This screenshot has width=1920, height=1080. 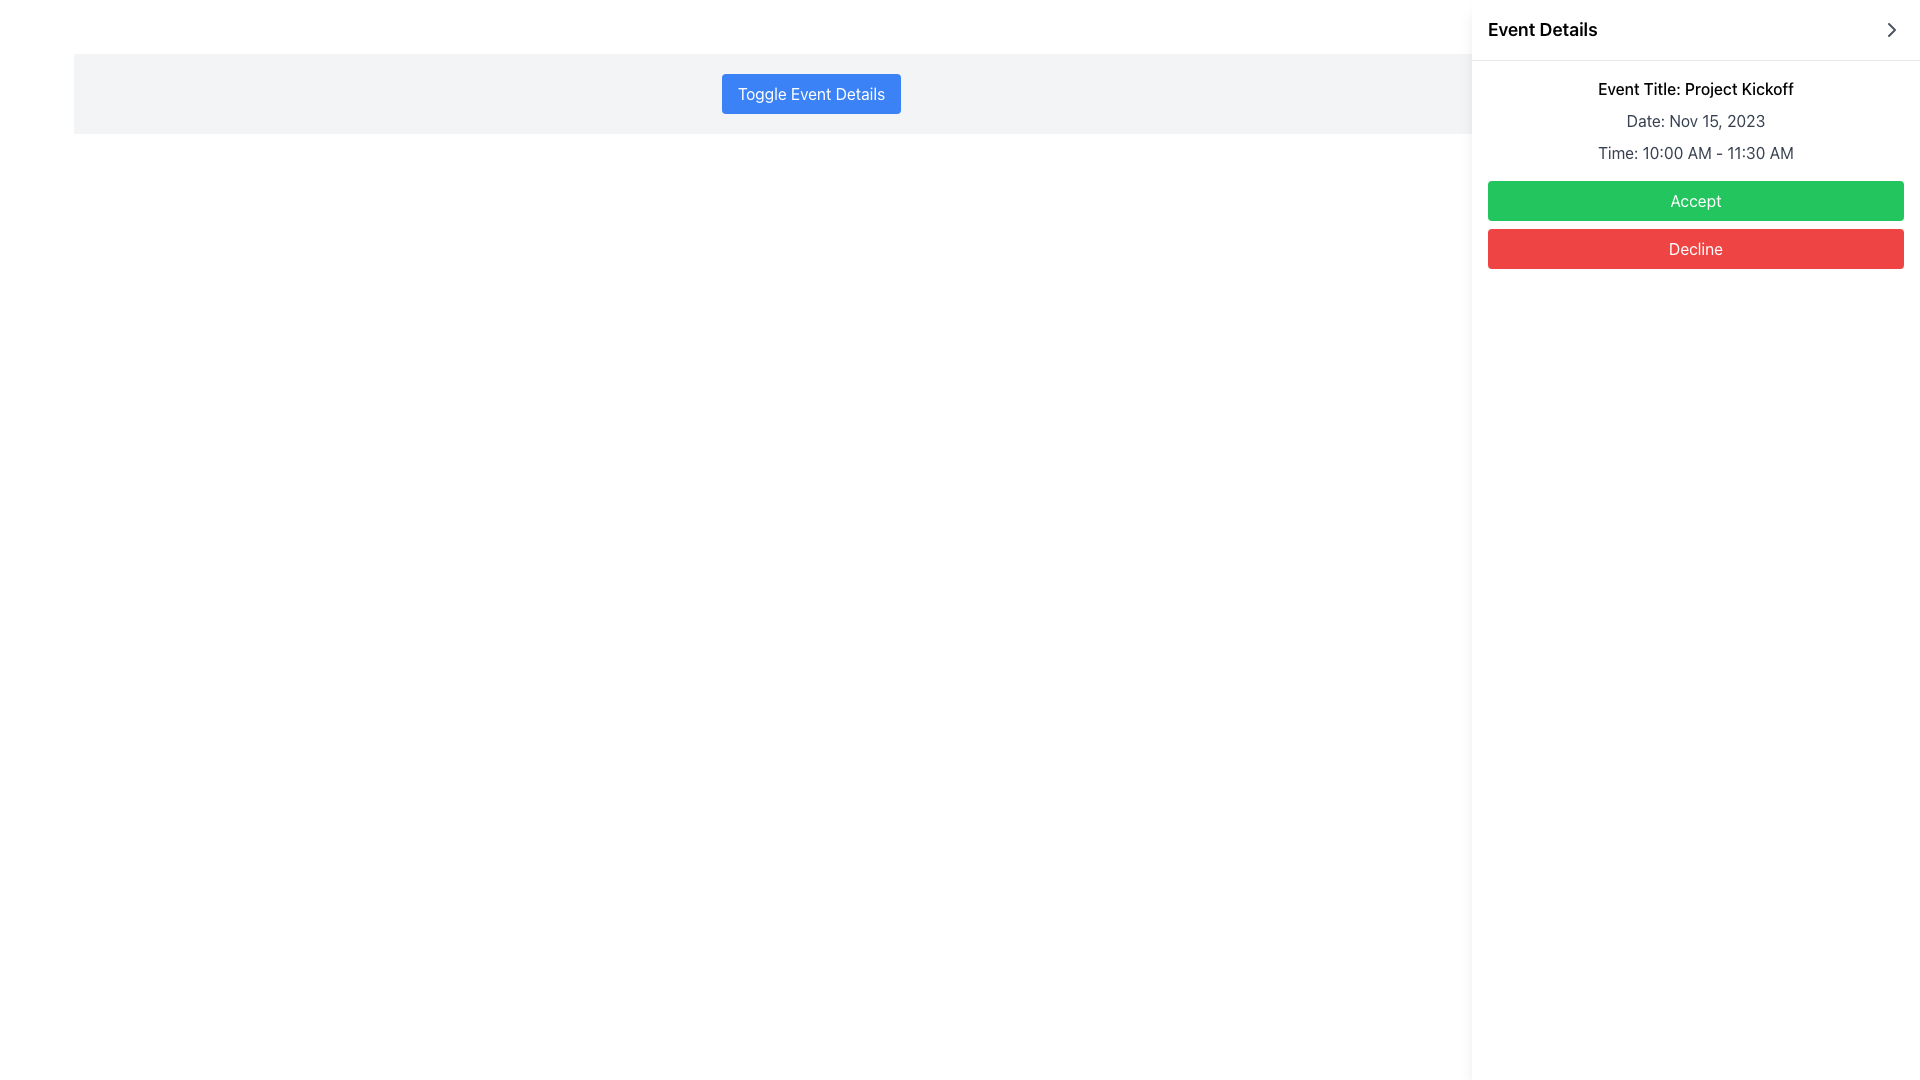 I want to click on the Chevron icon button located at the top-right corner of the 'Event Details' panel, adjacent to the panel title text 'Event Details', so click(x=1890, y=30).